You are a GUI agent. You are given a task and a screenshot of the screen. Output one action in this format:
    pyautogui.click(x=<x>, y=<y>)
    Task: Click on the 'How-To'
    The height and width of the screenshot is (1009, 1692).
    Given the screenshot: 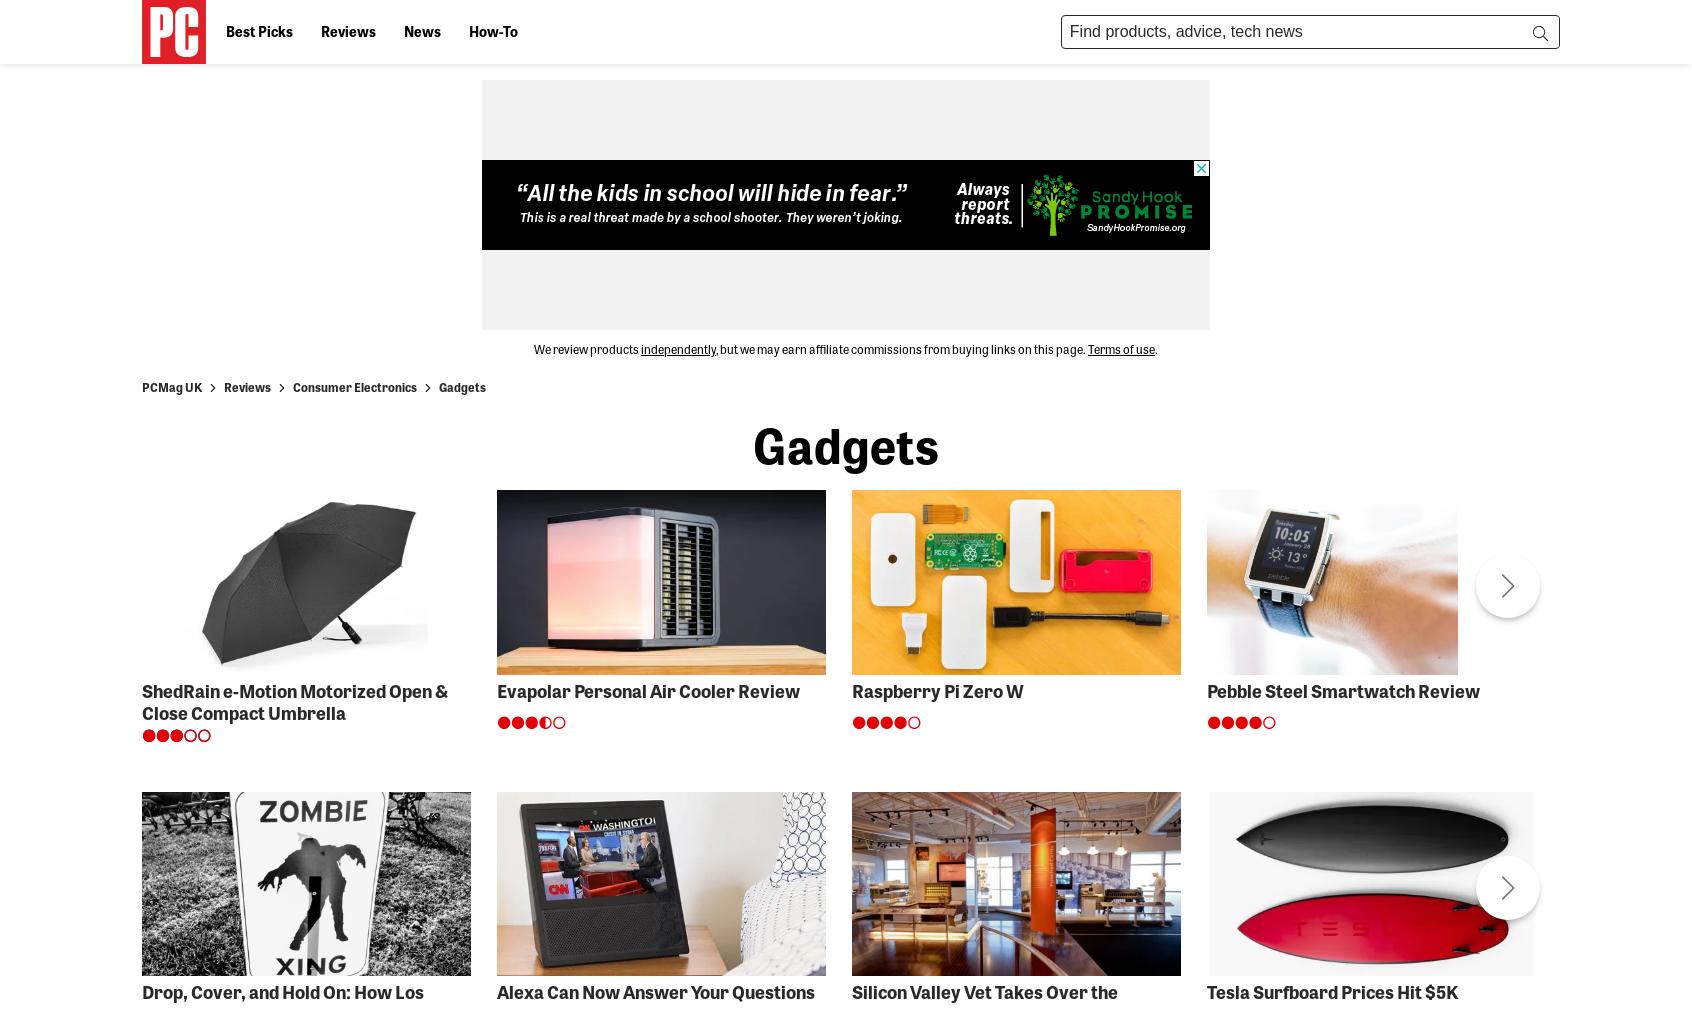 What is the action you would take?
    pyautogui.click(x=492, y=29)
    